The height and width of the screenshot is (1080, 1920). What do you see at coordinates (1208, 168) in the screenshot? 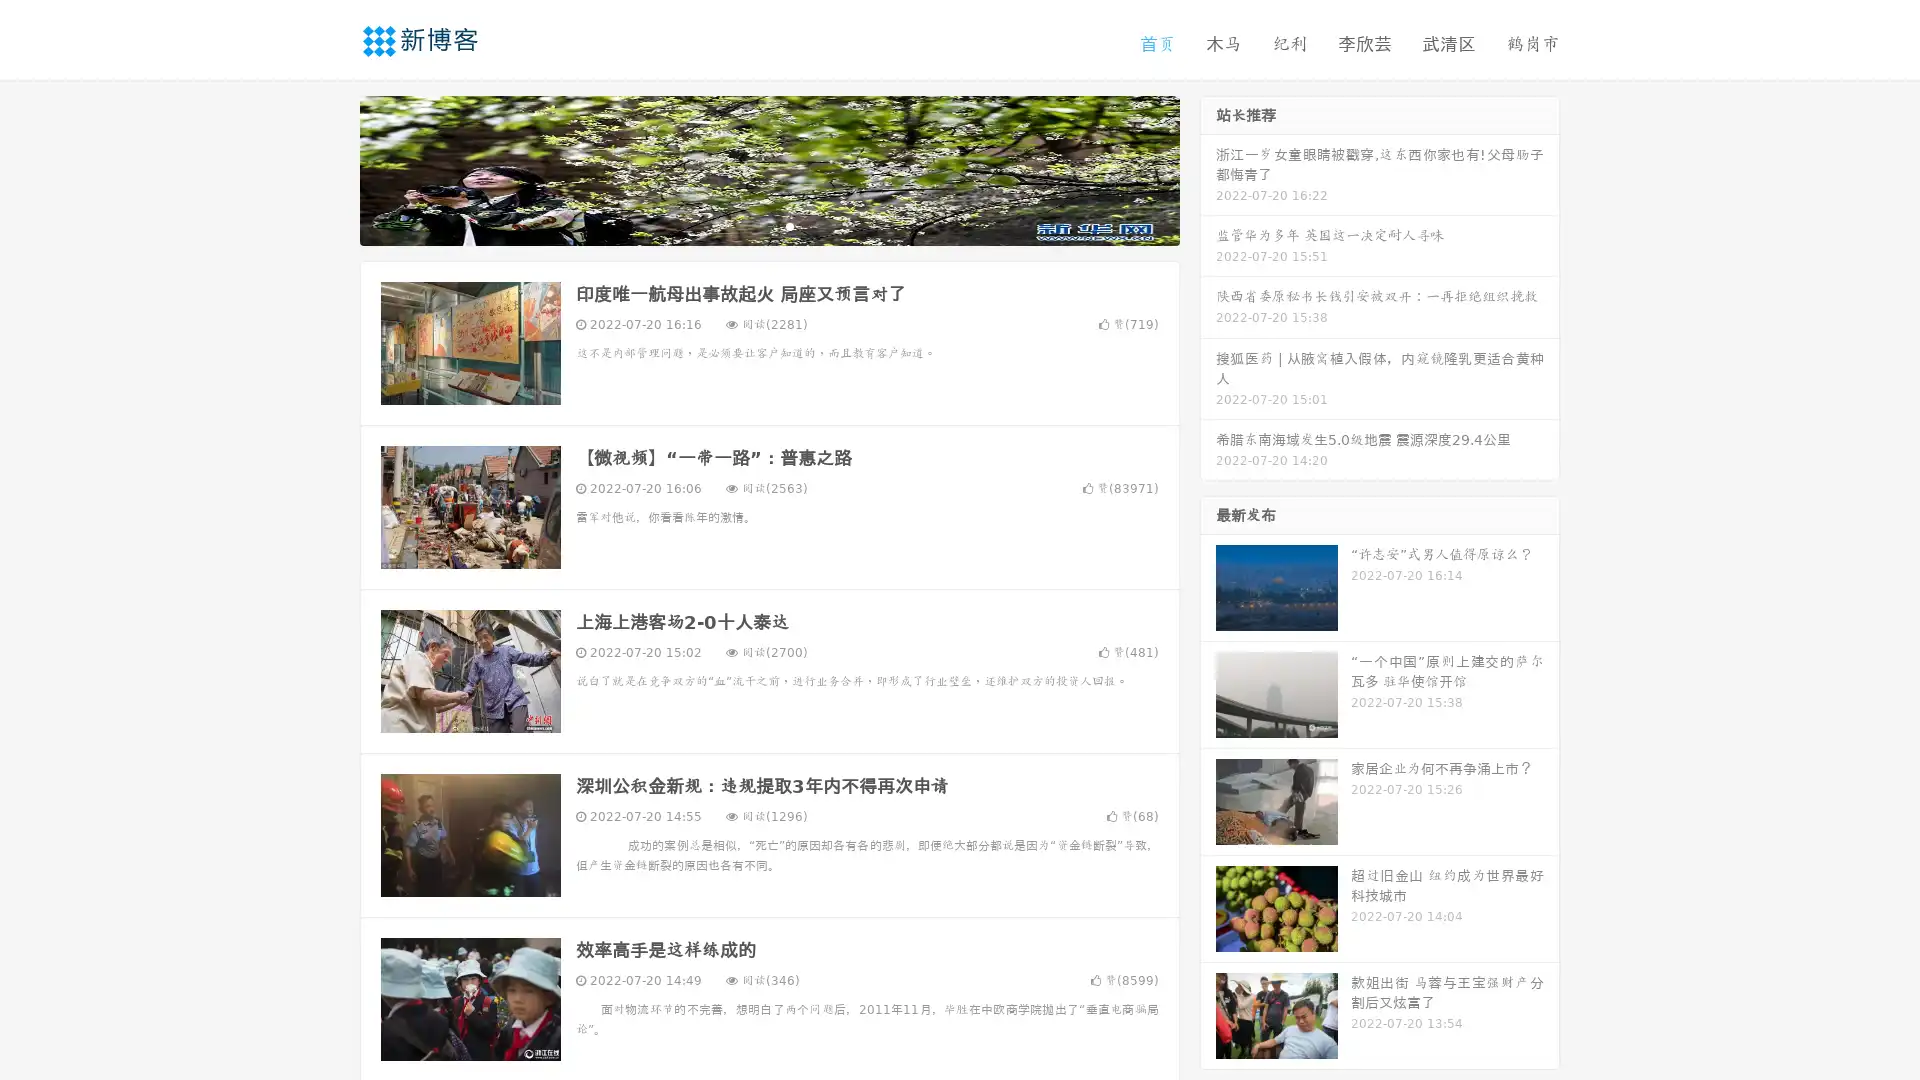
I see `Next slide` at bounding box center [1208, 168].